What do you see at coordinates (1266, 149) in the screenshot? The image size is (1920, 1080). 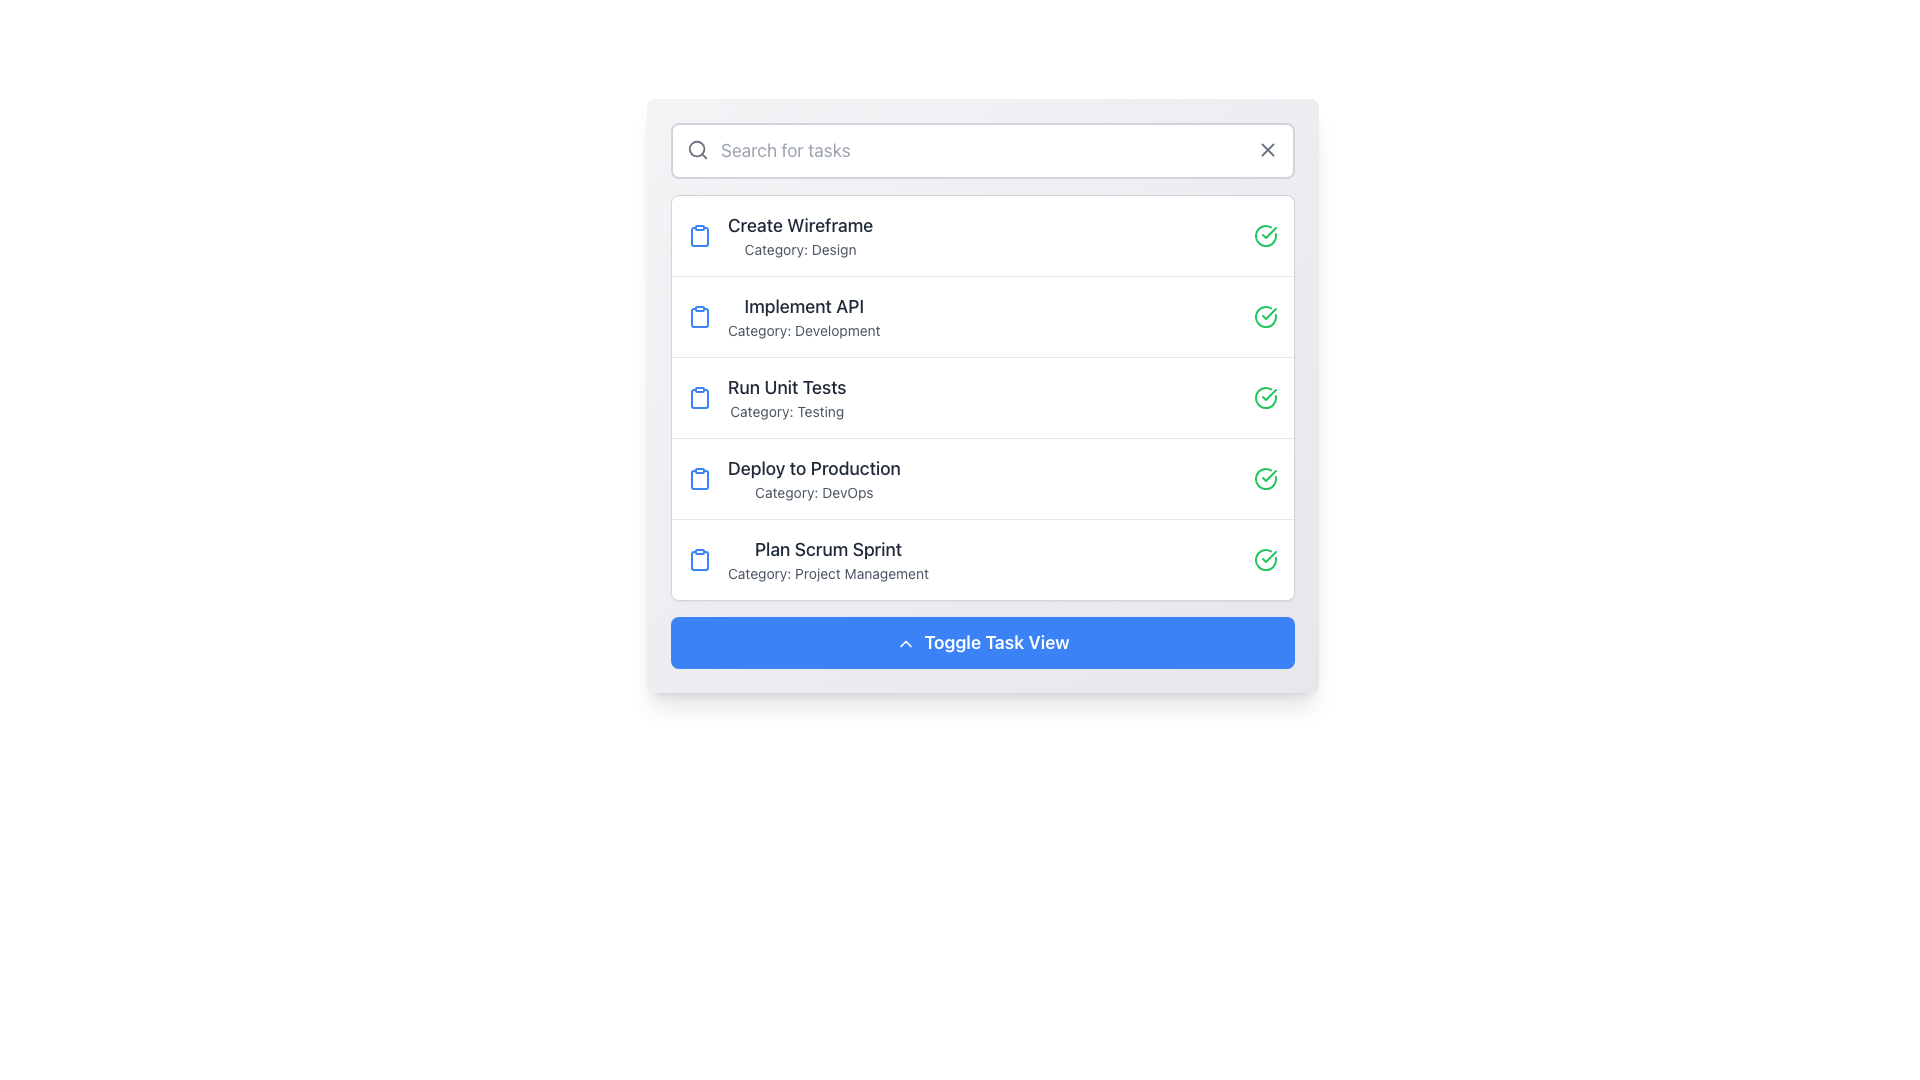 I see `the 'X' icon located in the top-right corner of the search input area to clear the search input` at bounding box center [1266, 149].